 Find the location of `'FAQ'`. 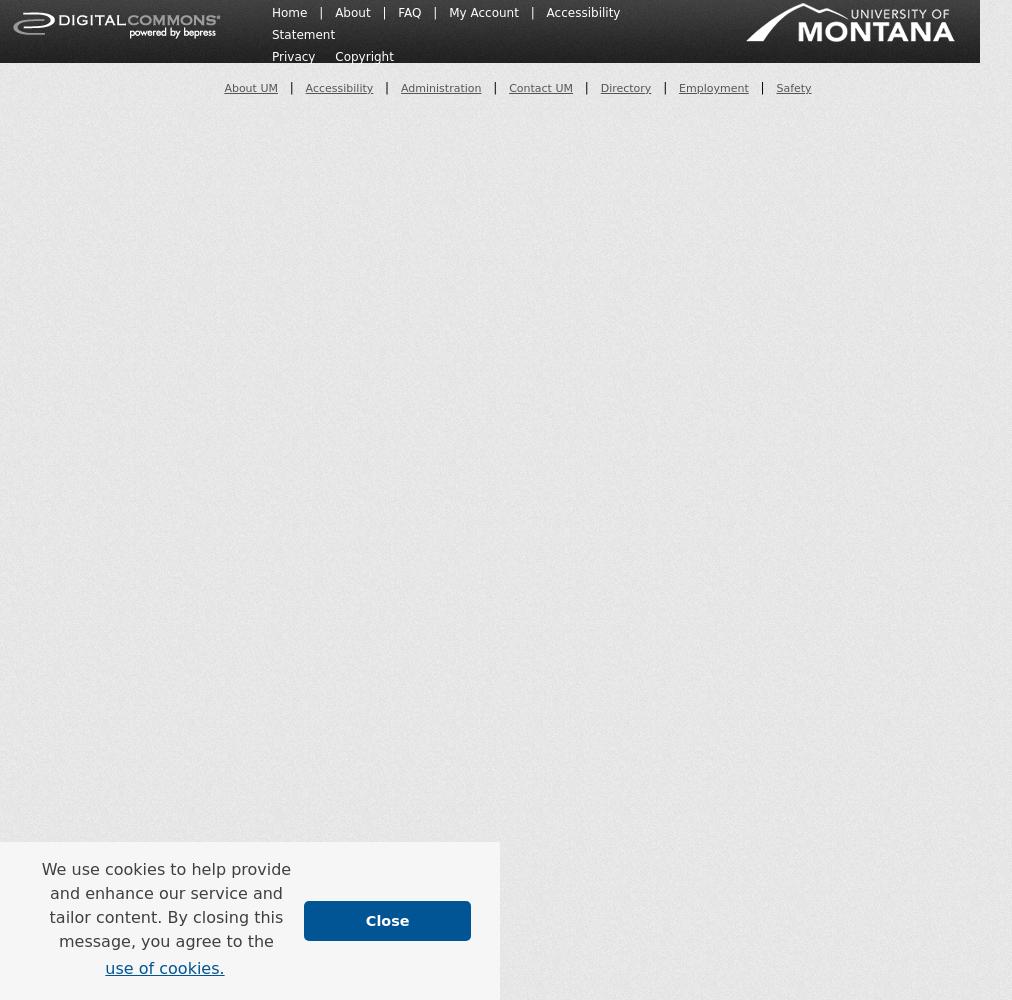

'FAQ' is located at coordinates (398, 12).